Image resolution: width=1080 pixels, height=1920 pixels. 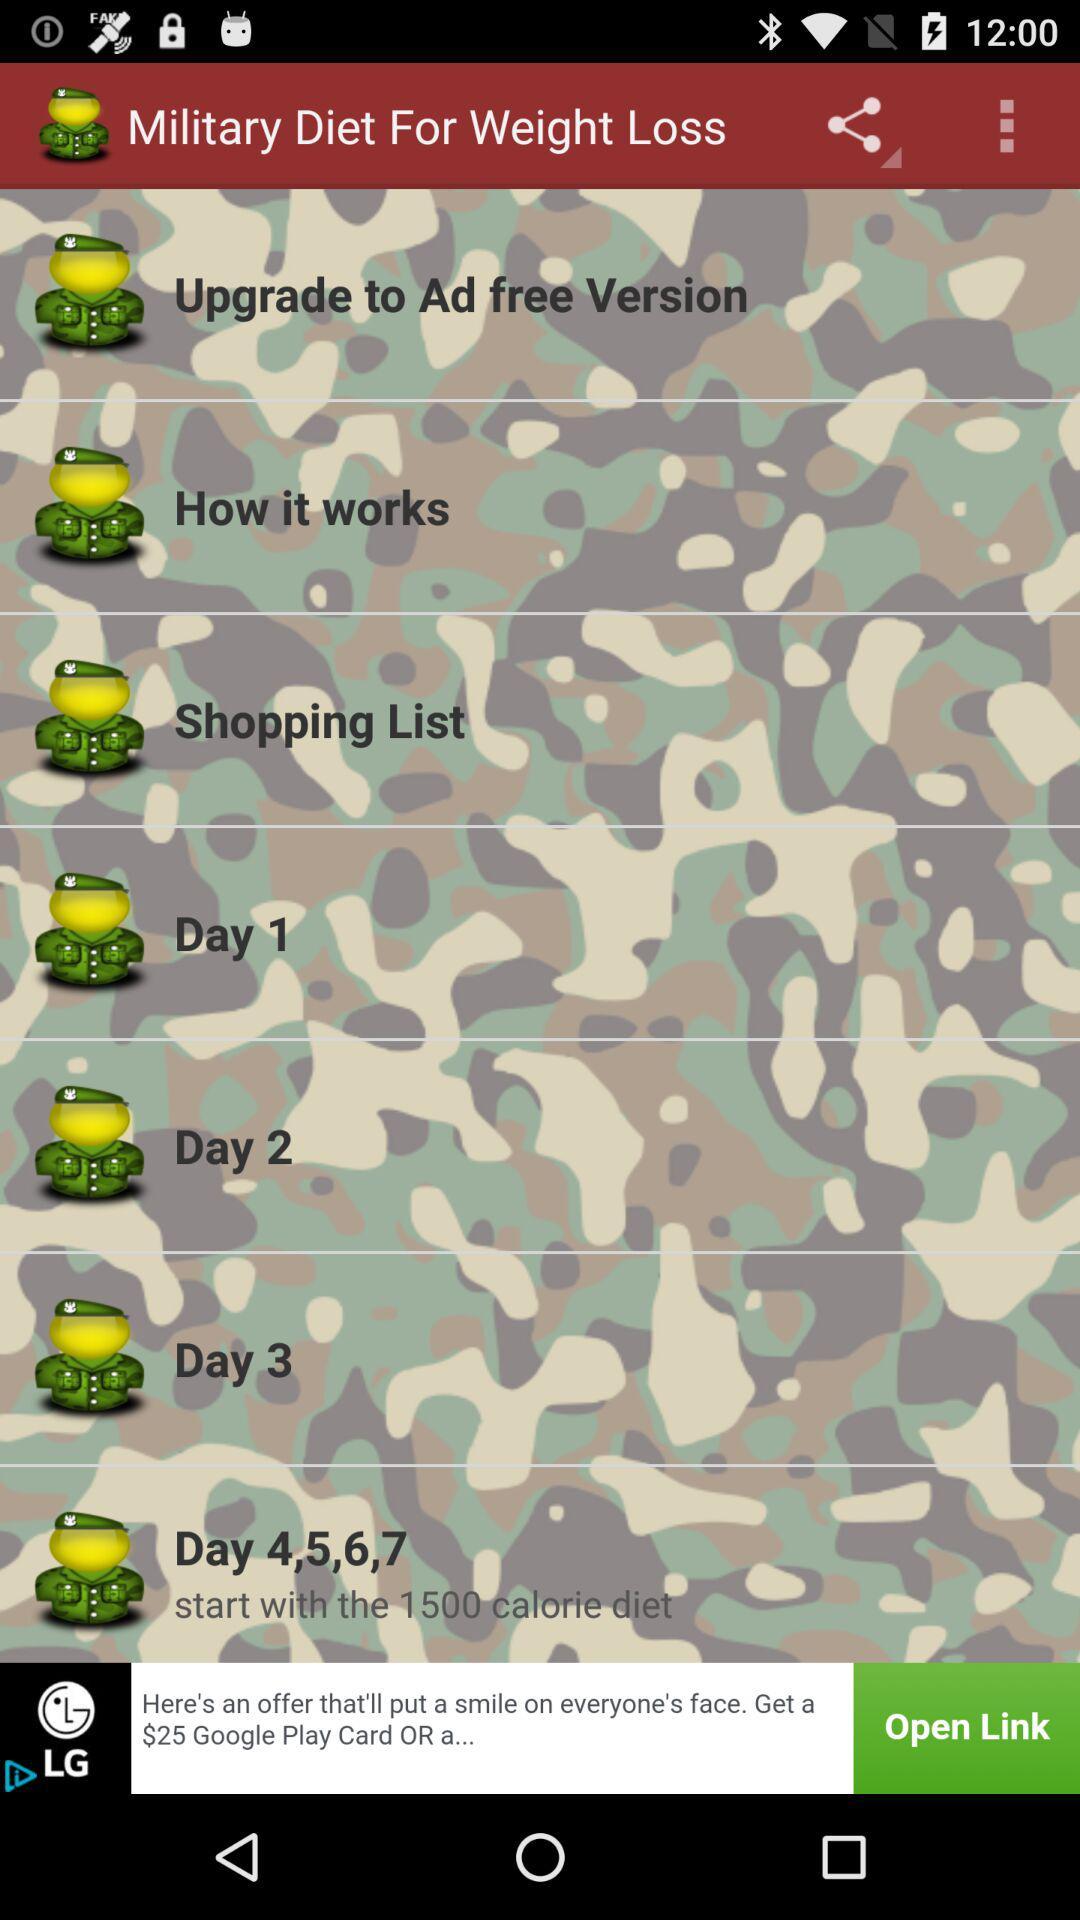 What do you see at coordinates (613, 931) in the screenshot?
I see `the day 1 item` at bounding box center [613, 931].